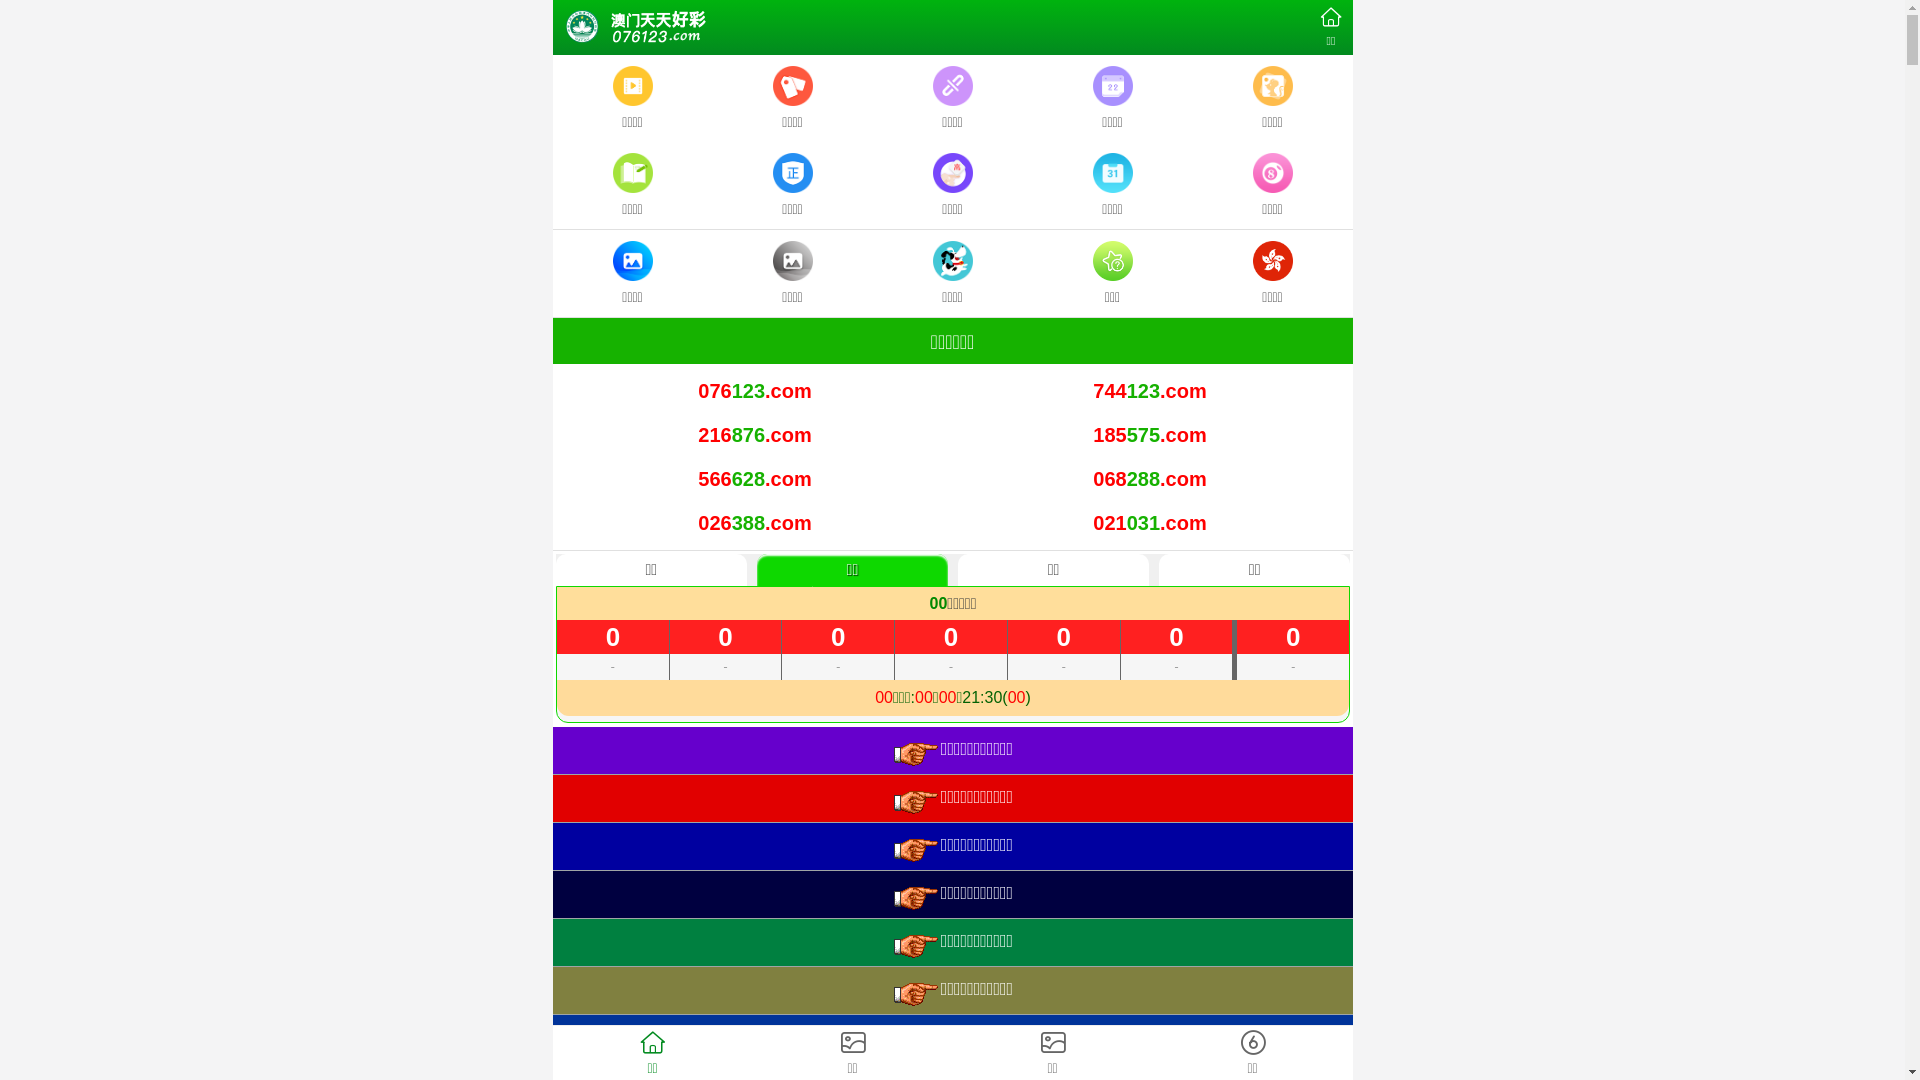 This screenshot has height=1080, width=1920. What do you see at coordinates (1149, 523) in the screenshot?
I see `'021031.com'` at bounding box center [1149, 523].